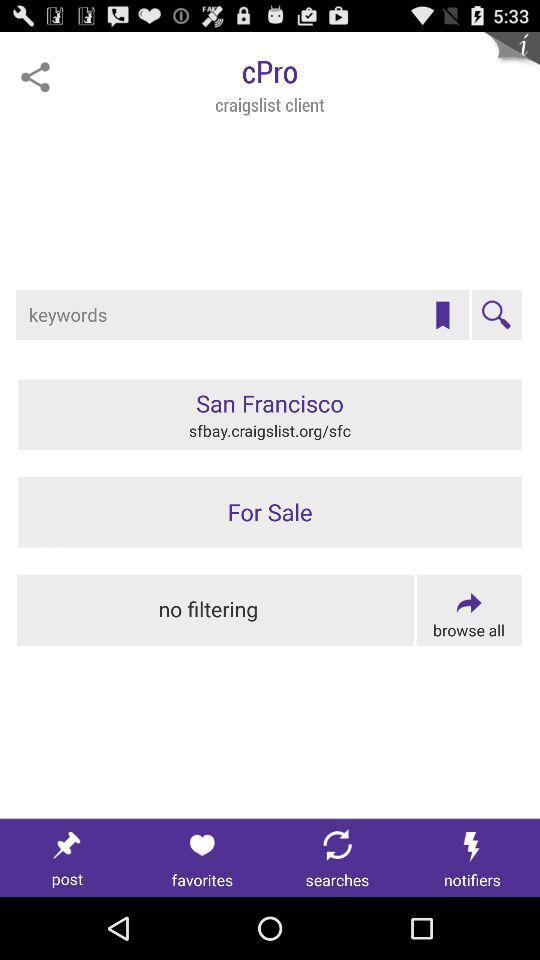 Image resolution: width=540 pixels, height=960 pixels. I want to click on posts, so click(67, 857).